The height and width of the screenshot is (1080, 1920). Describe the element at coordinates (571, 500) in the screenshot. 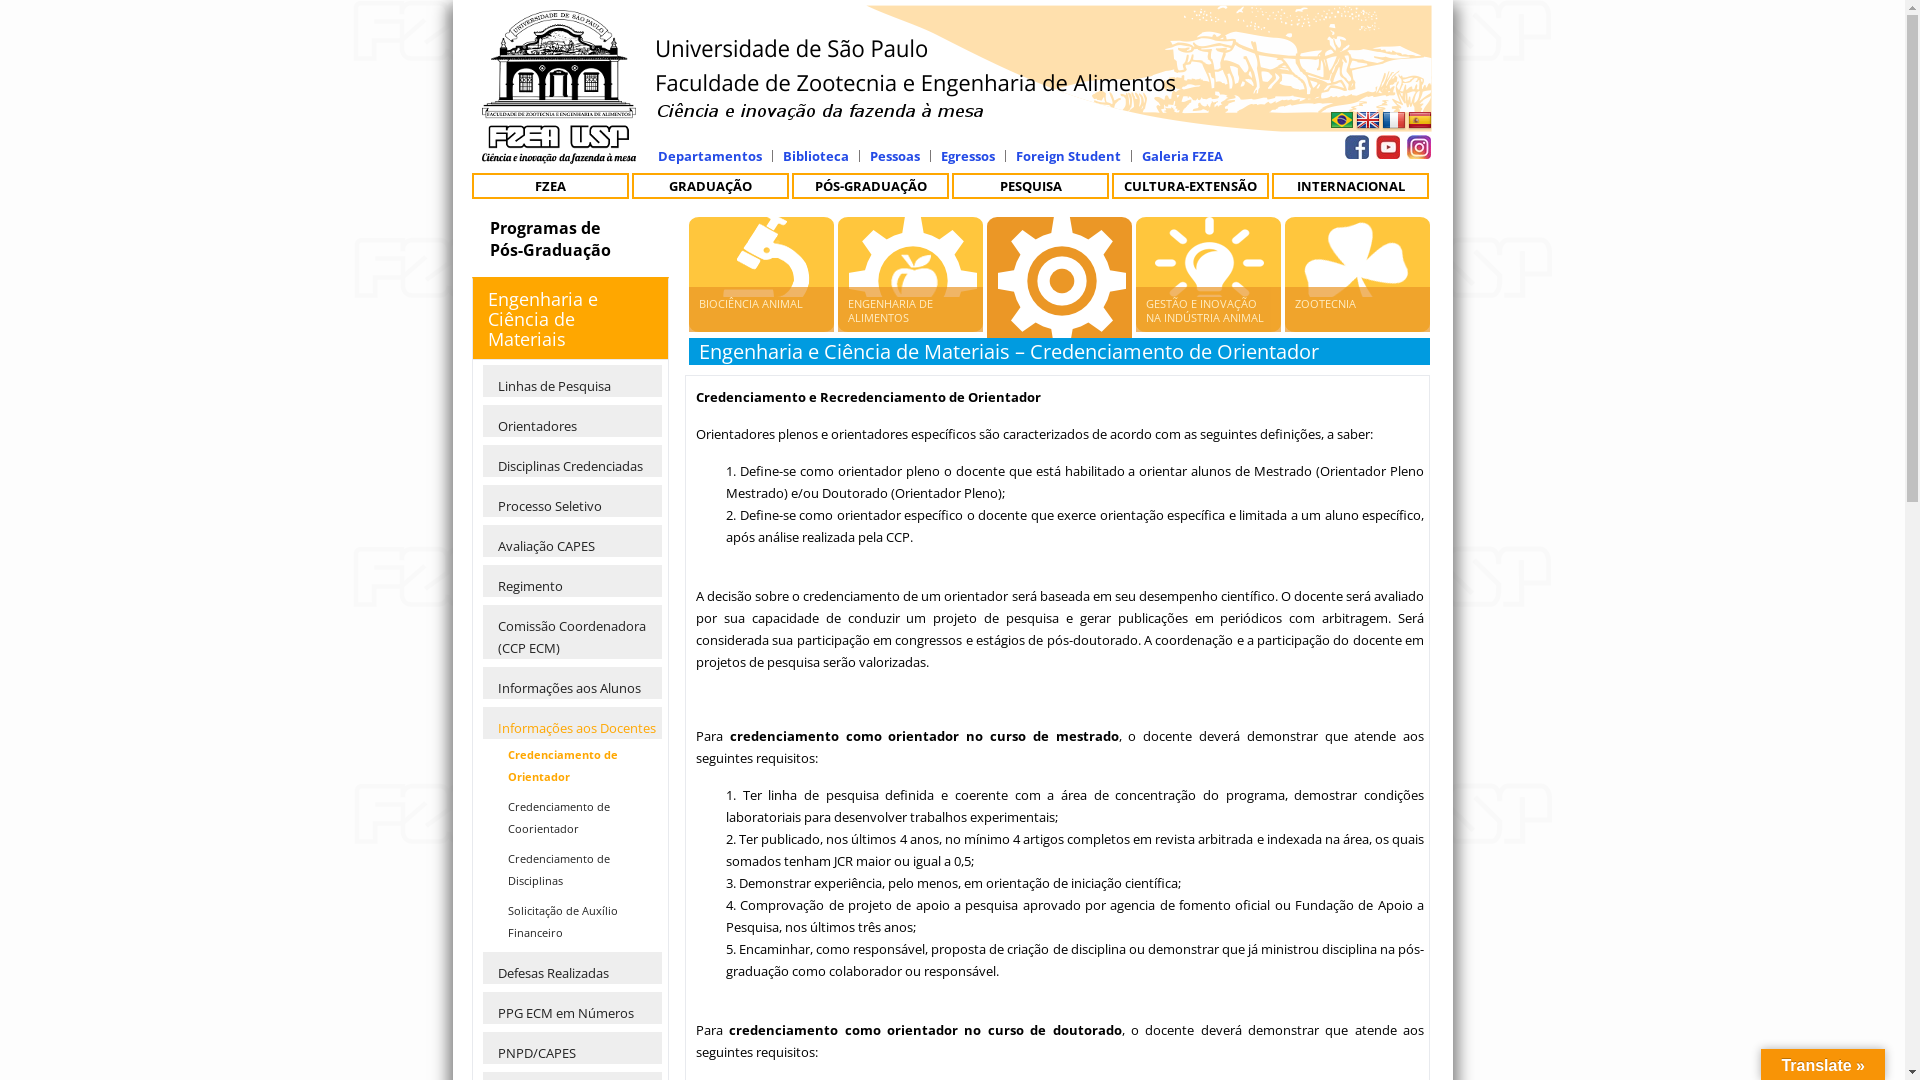

I see `'Processo Seletivo'` at that location.